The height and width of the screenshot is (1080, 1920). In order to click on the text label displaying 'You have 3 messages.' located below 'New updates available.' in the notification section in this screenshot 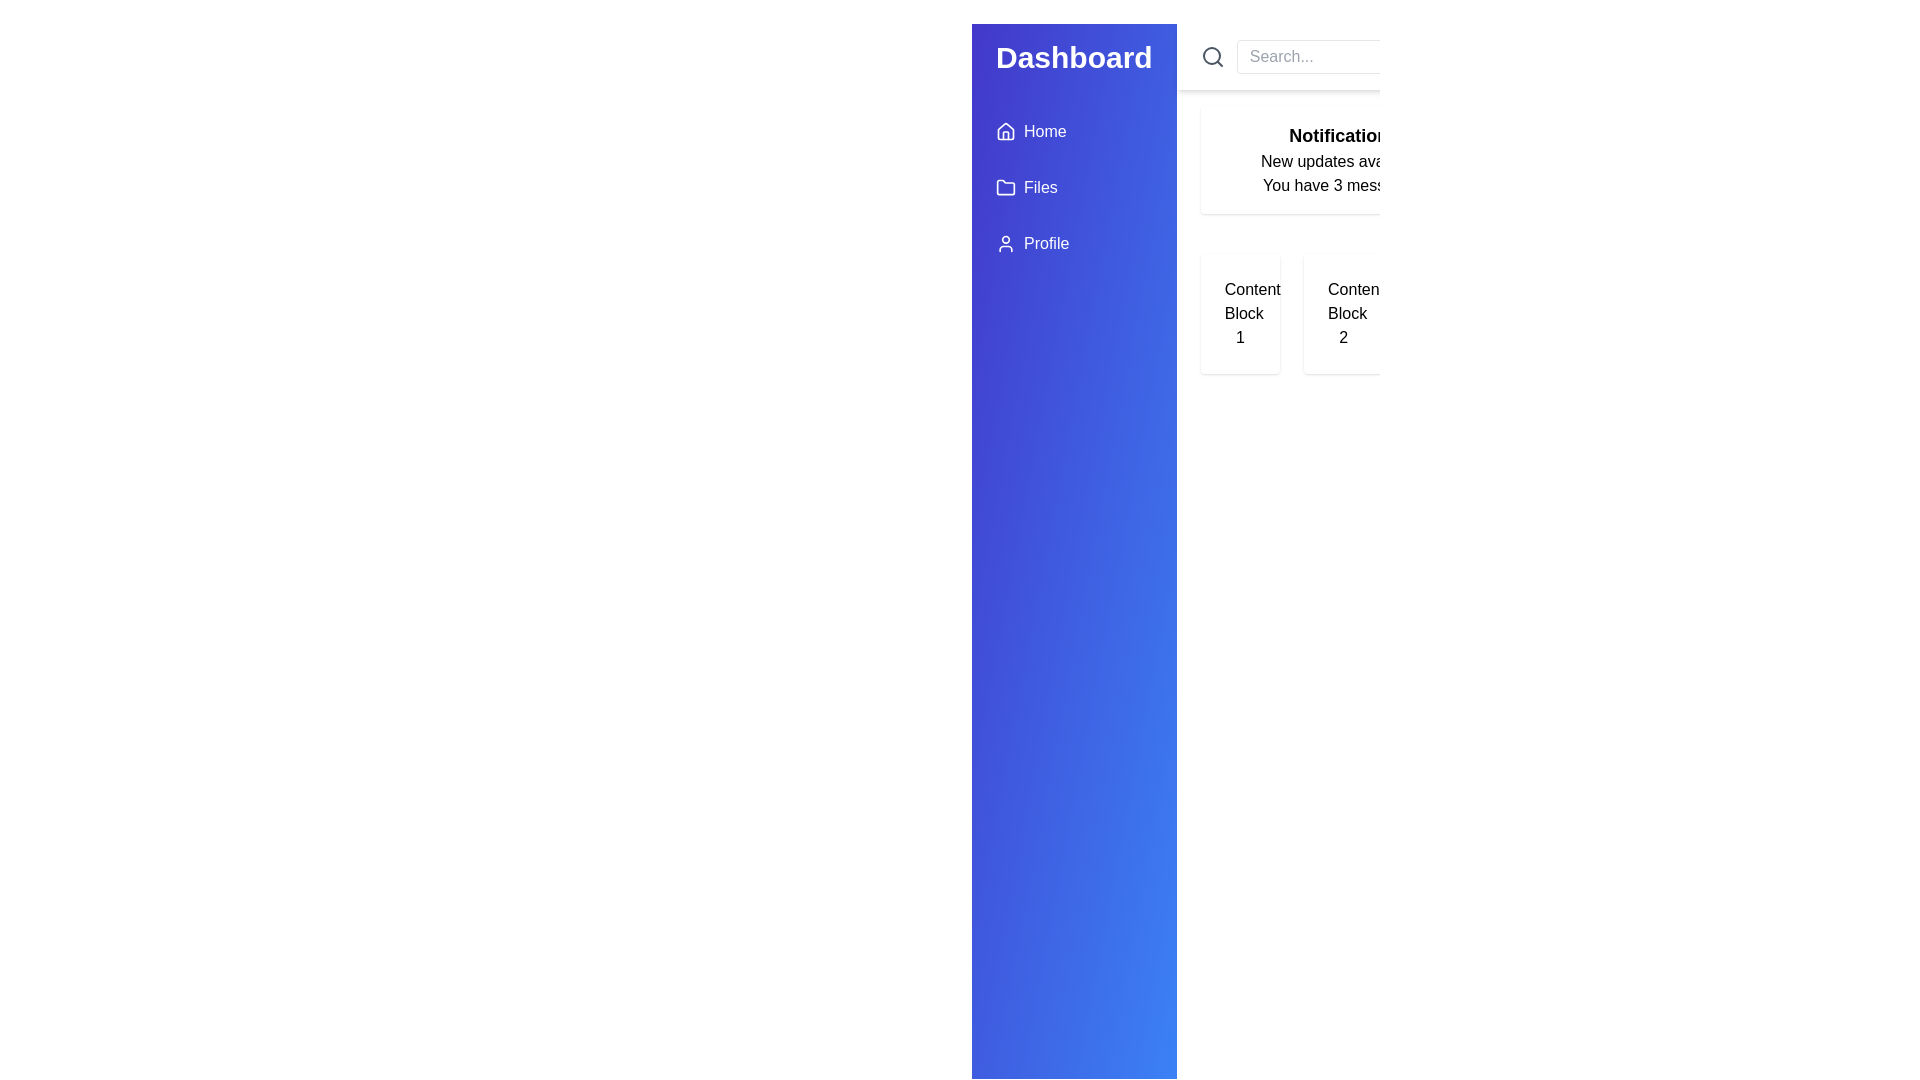, I will do `click(1343, 185)`.